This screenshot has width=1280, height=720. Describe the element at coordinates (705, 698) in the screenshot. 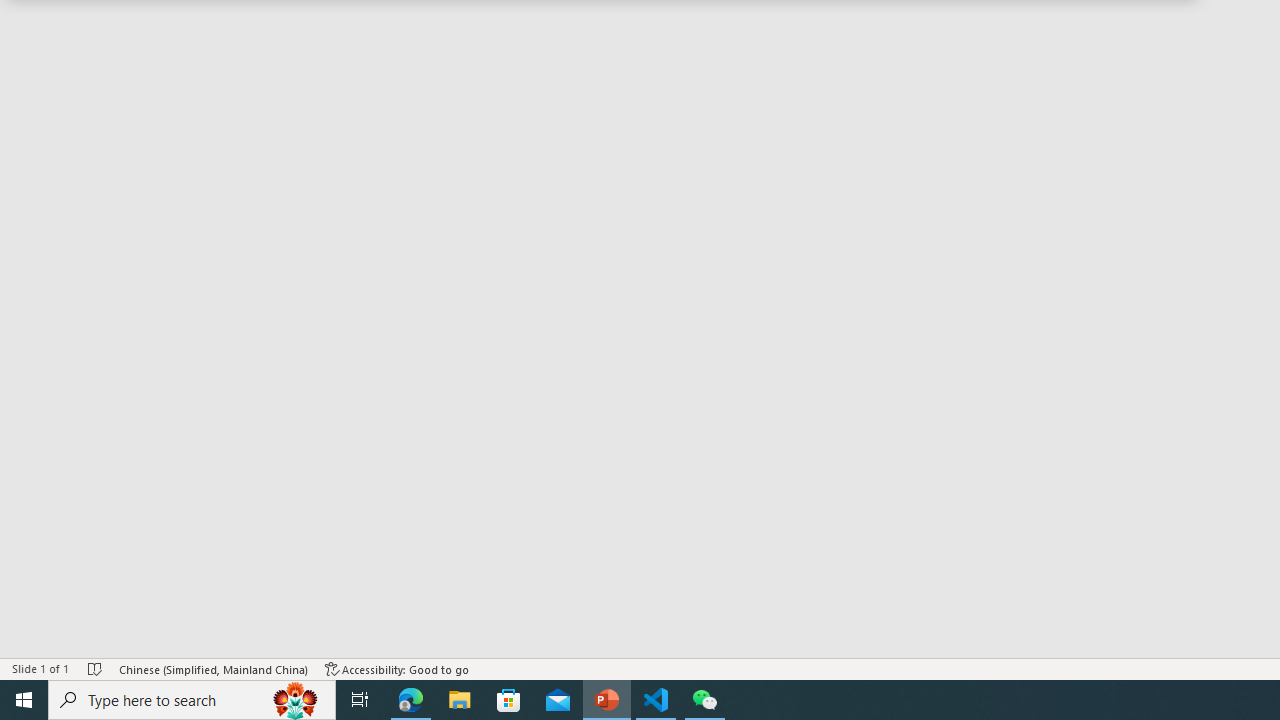

I see `'WeChat - 1 running window'` at that location.